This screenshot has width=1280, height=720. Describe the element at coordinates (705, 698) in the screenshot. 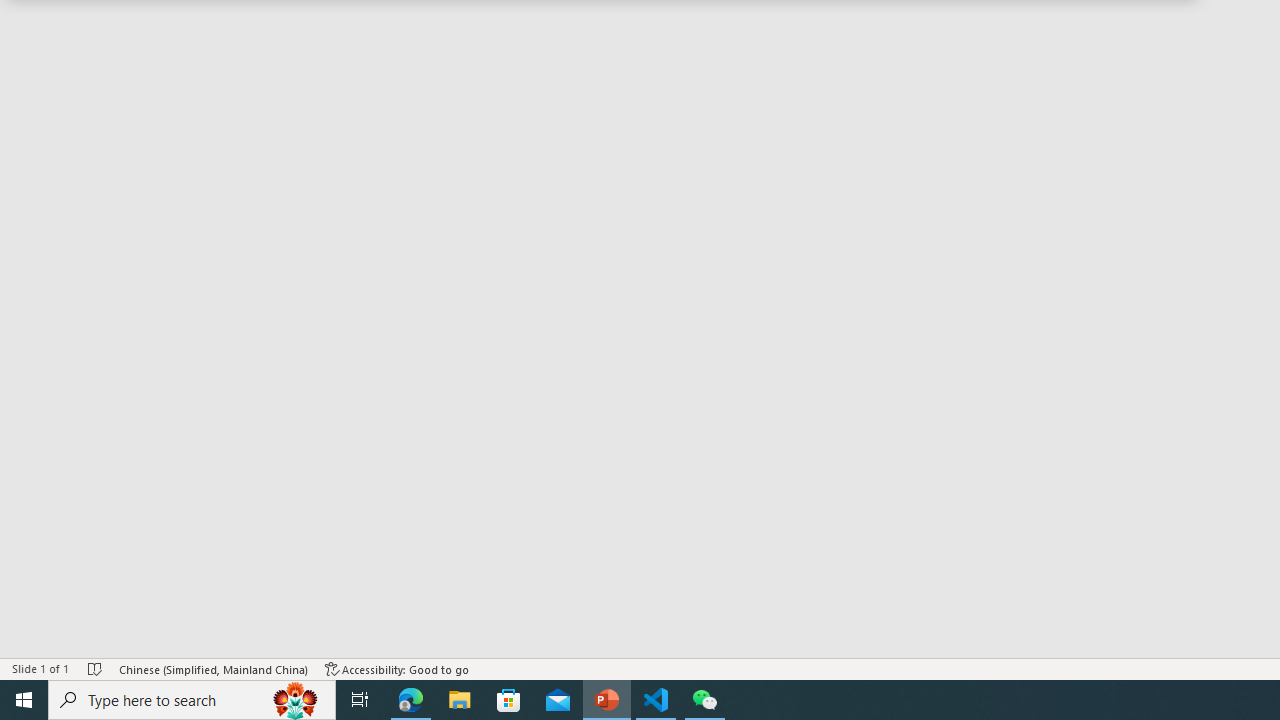

I see `'WeChat - 1 running window'` at that location.